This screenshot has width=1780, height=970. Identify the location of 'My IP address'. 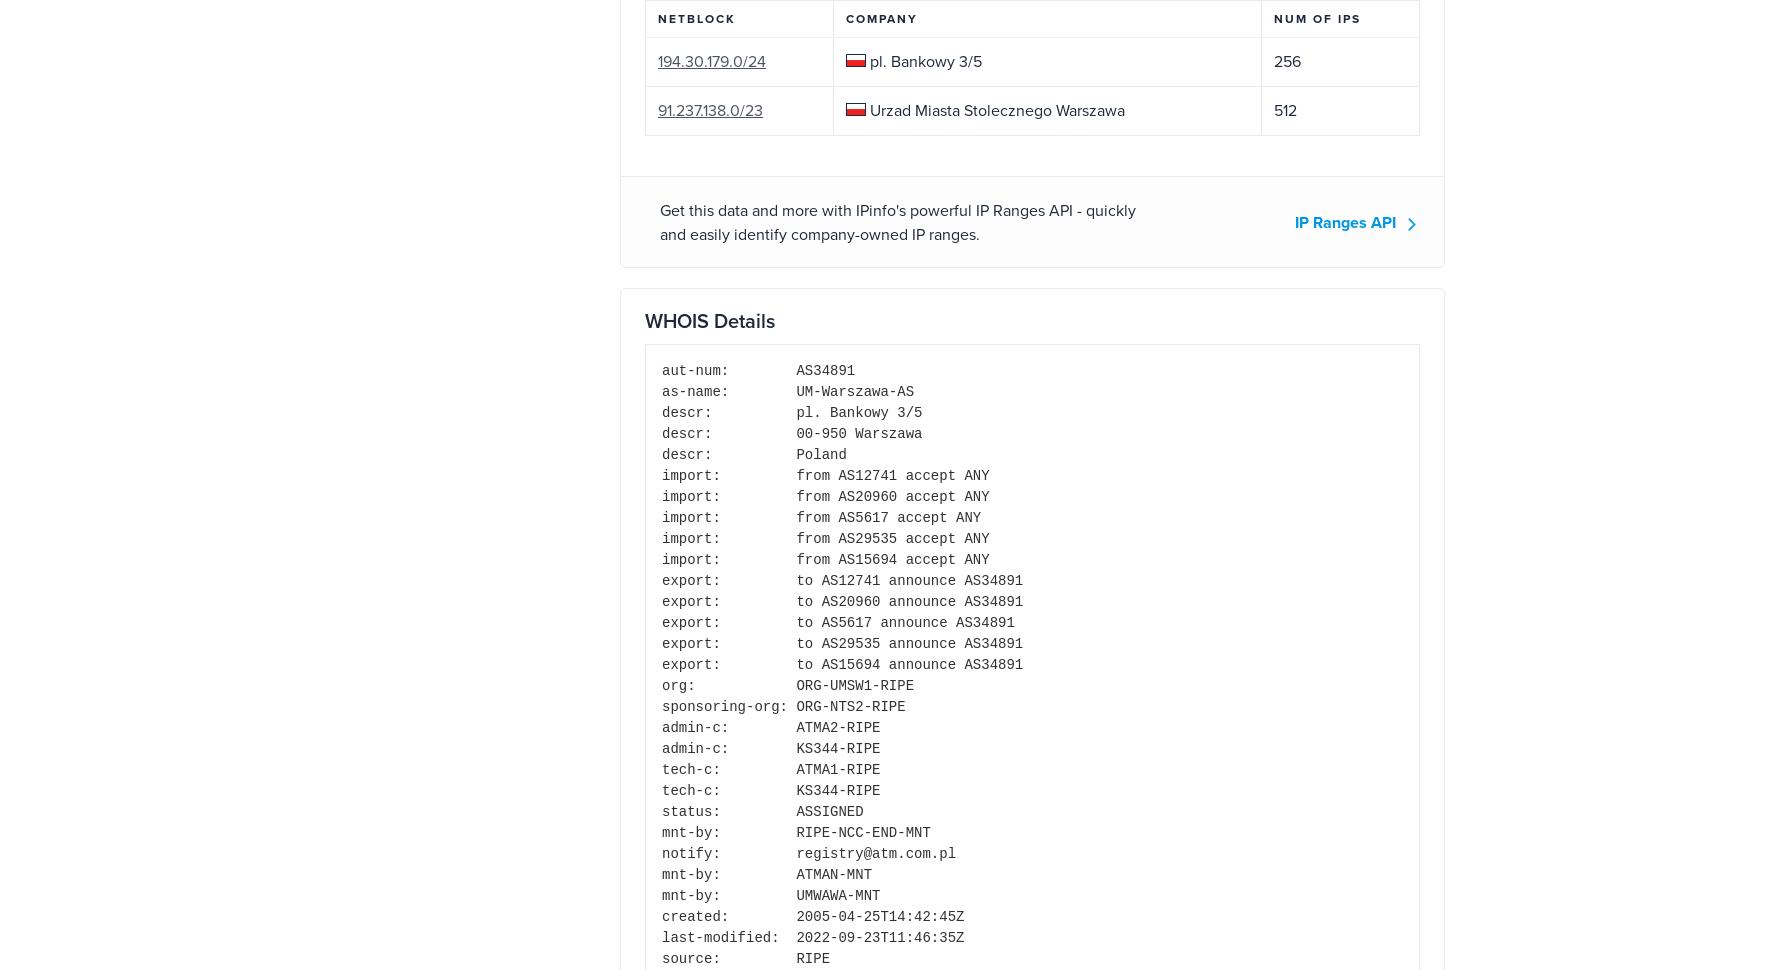
(1029, 752).